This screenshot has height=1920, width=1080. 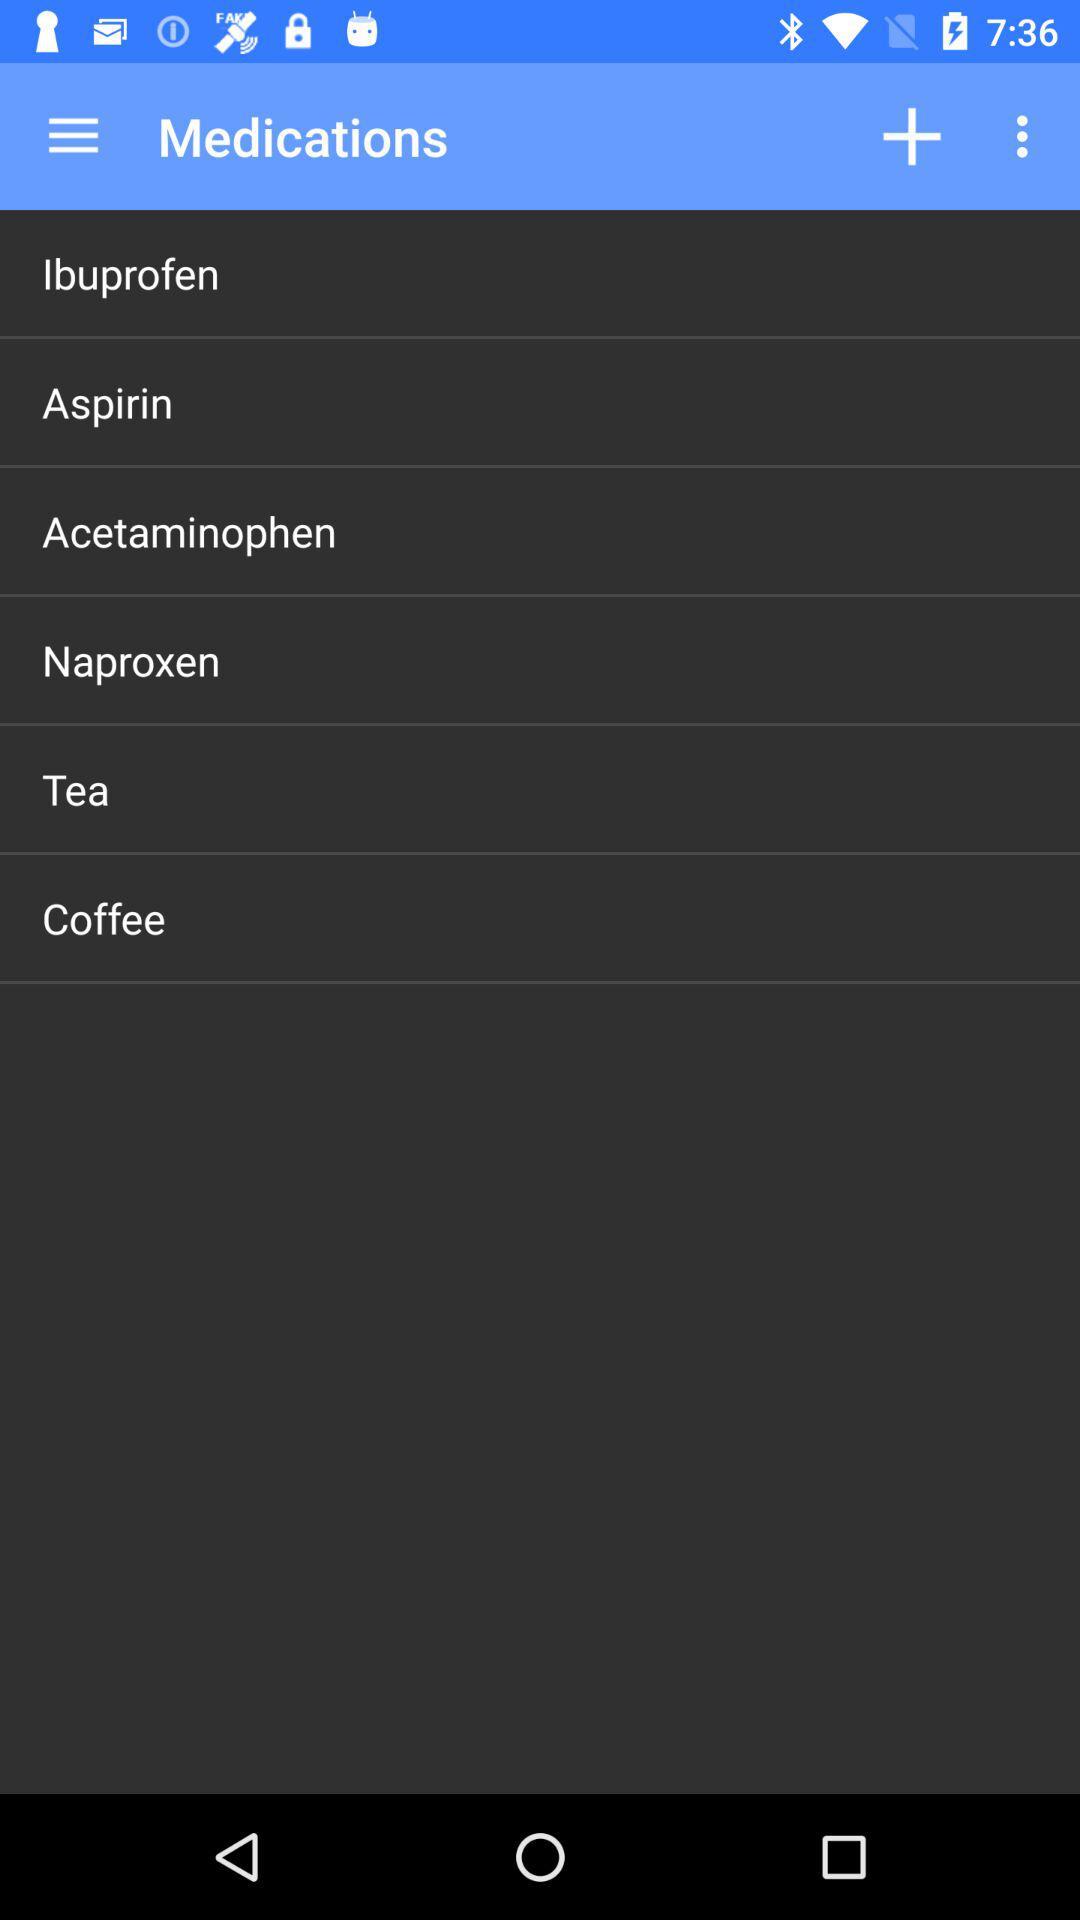 I want to click on the item above the aspirin app, so click(x=130, y=272).